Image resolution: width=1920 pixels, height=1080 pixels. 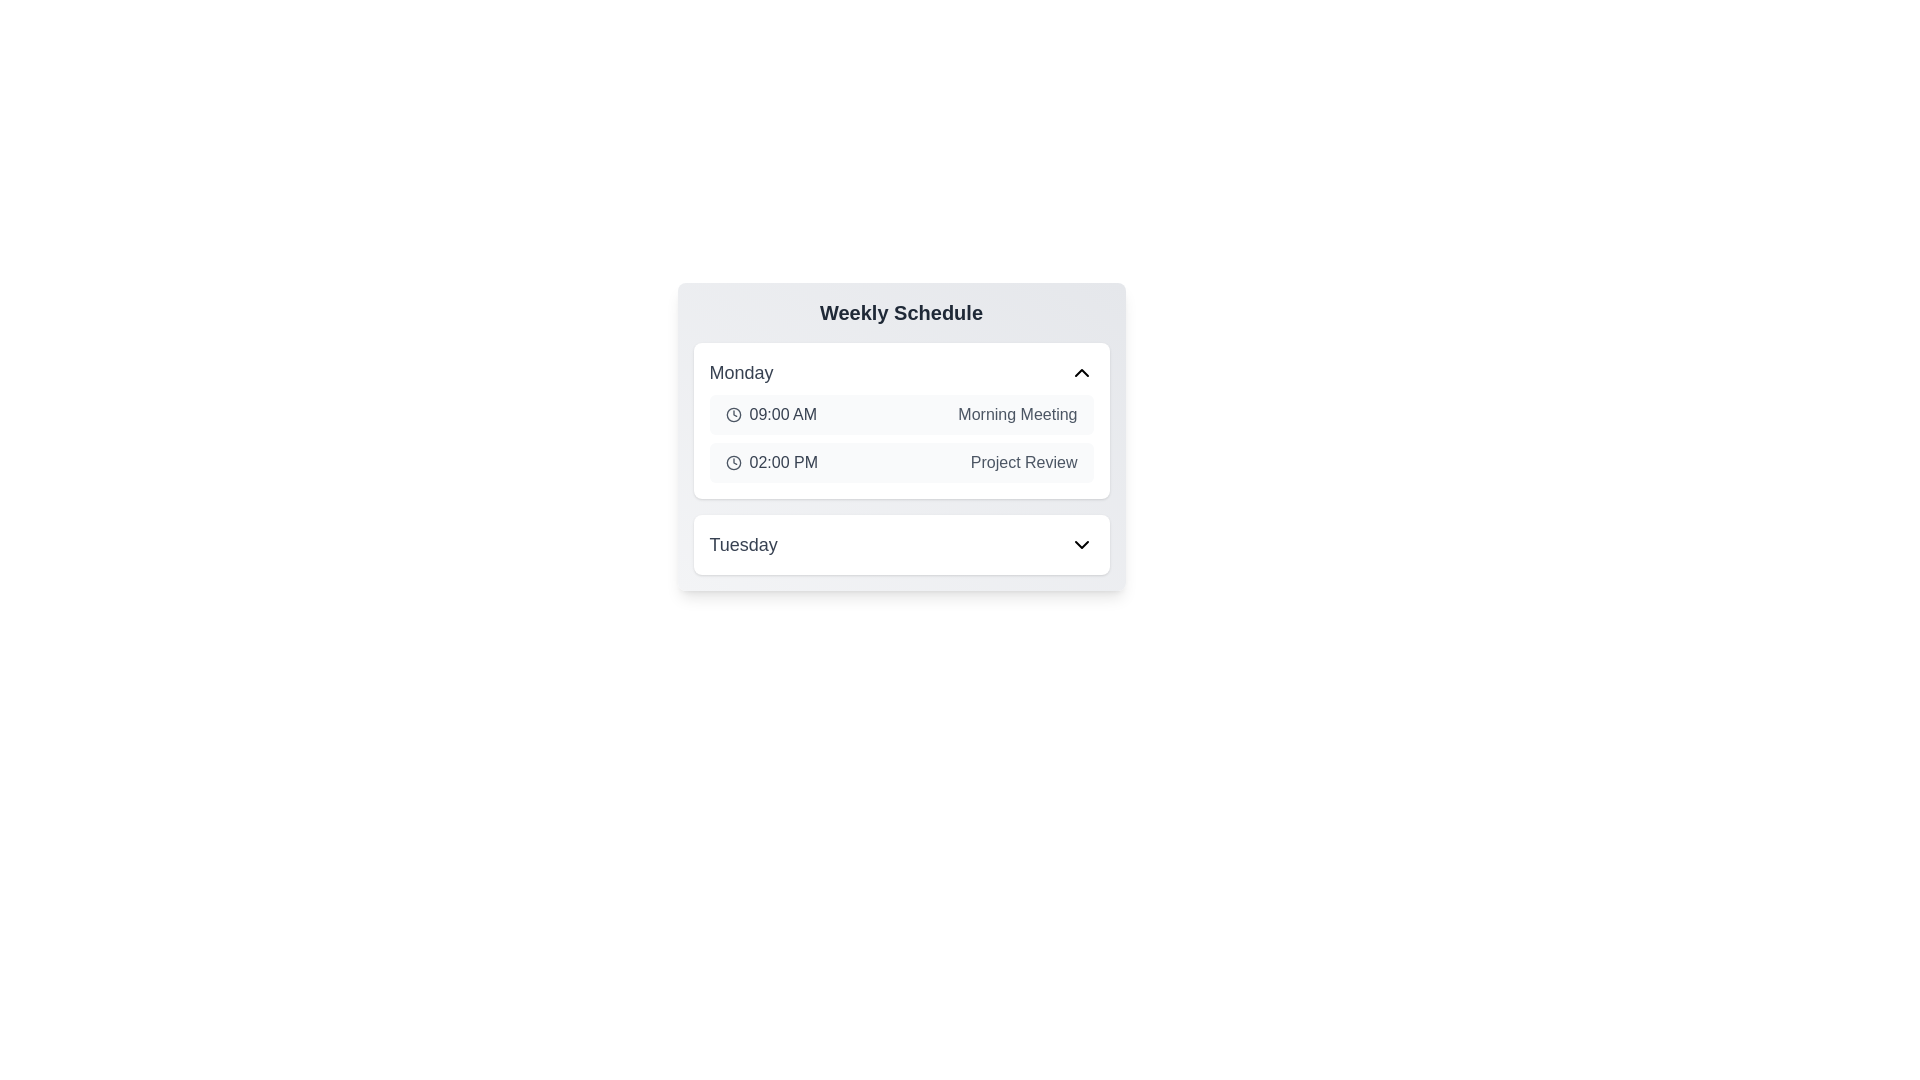 What do you see at coordinates (732, 414) in the screenshot?
I see `the gray circle part of the clock icon located in the Weekly Schedule interface, adjacent to the '02:00 PM' time label` at bounding box center [732, 414].